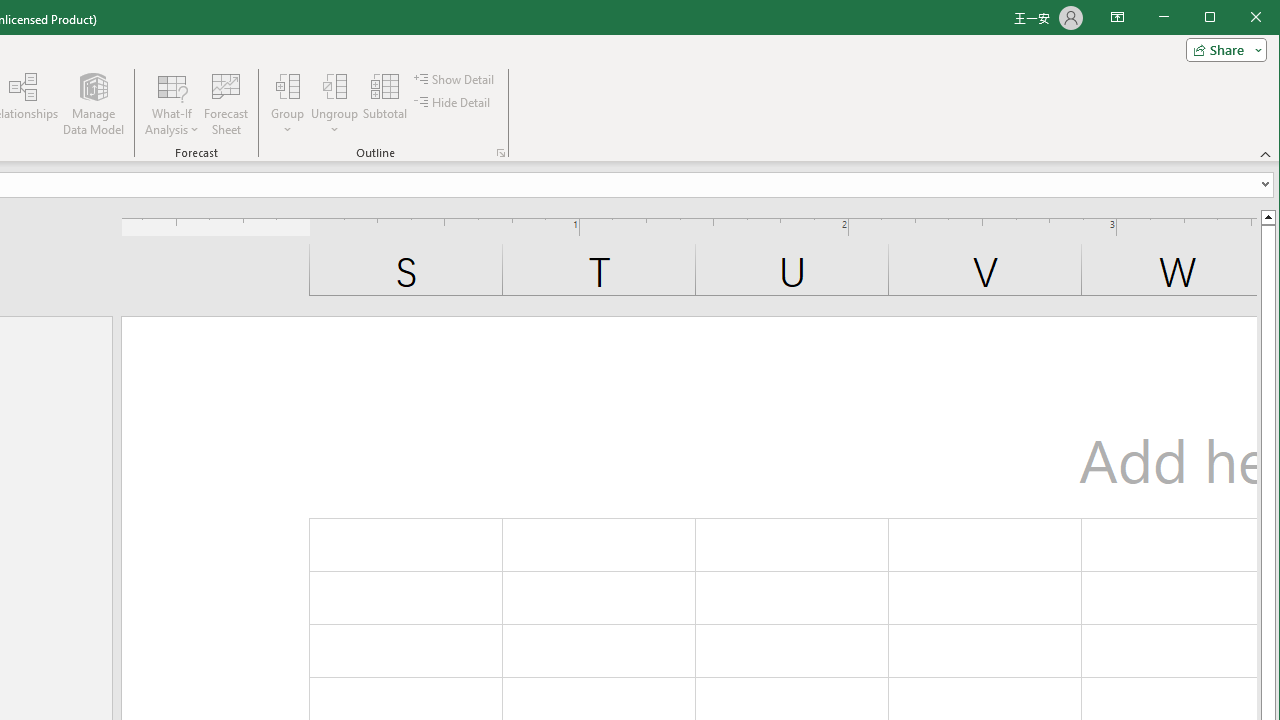  What do you see at coordinates (172, 104) in the screenshot?
I see `'What-If Analysis'` at bounding box center [172, 104].